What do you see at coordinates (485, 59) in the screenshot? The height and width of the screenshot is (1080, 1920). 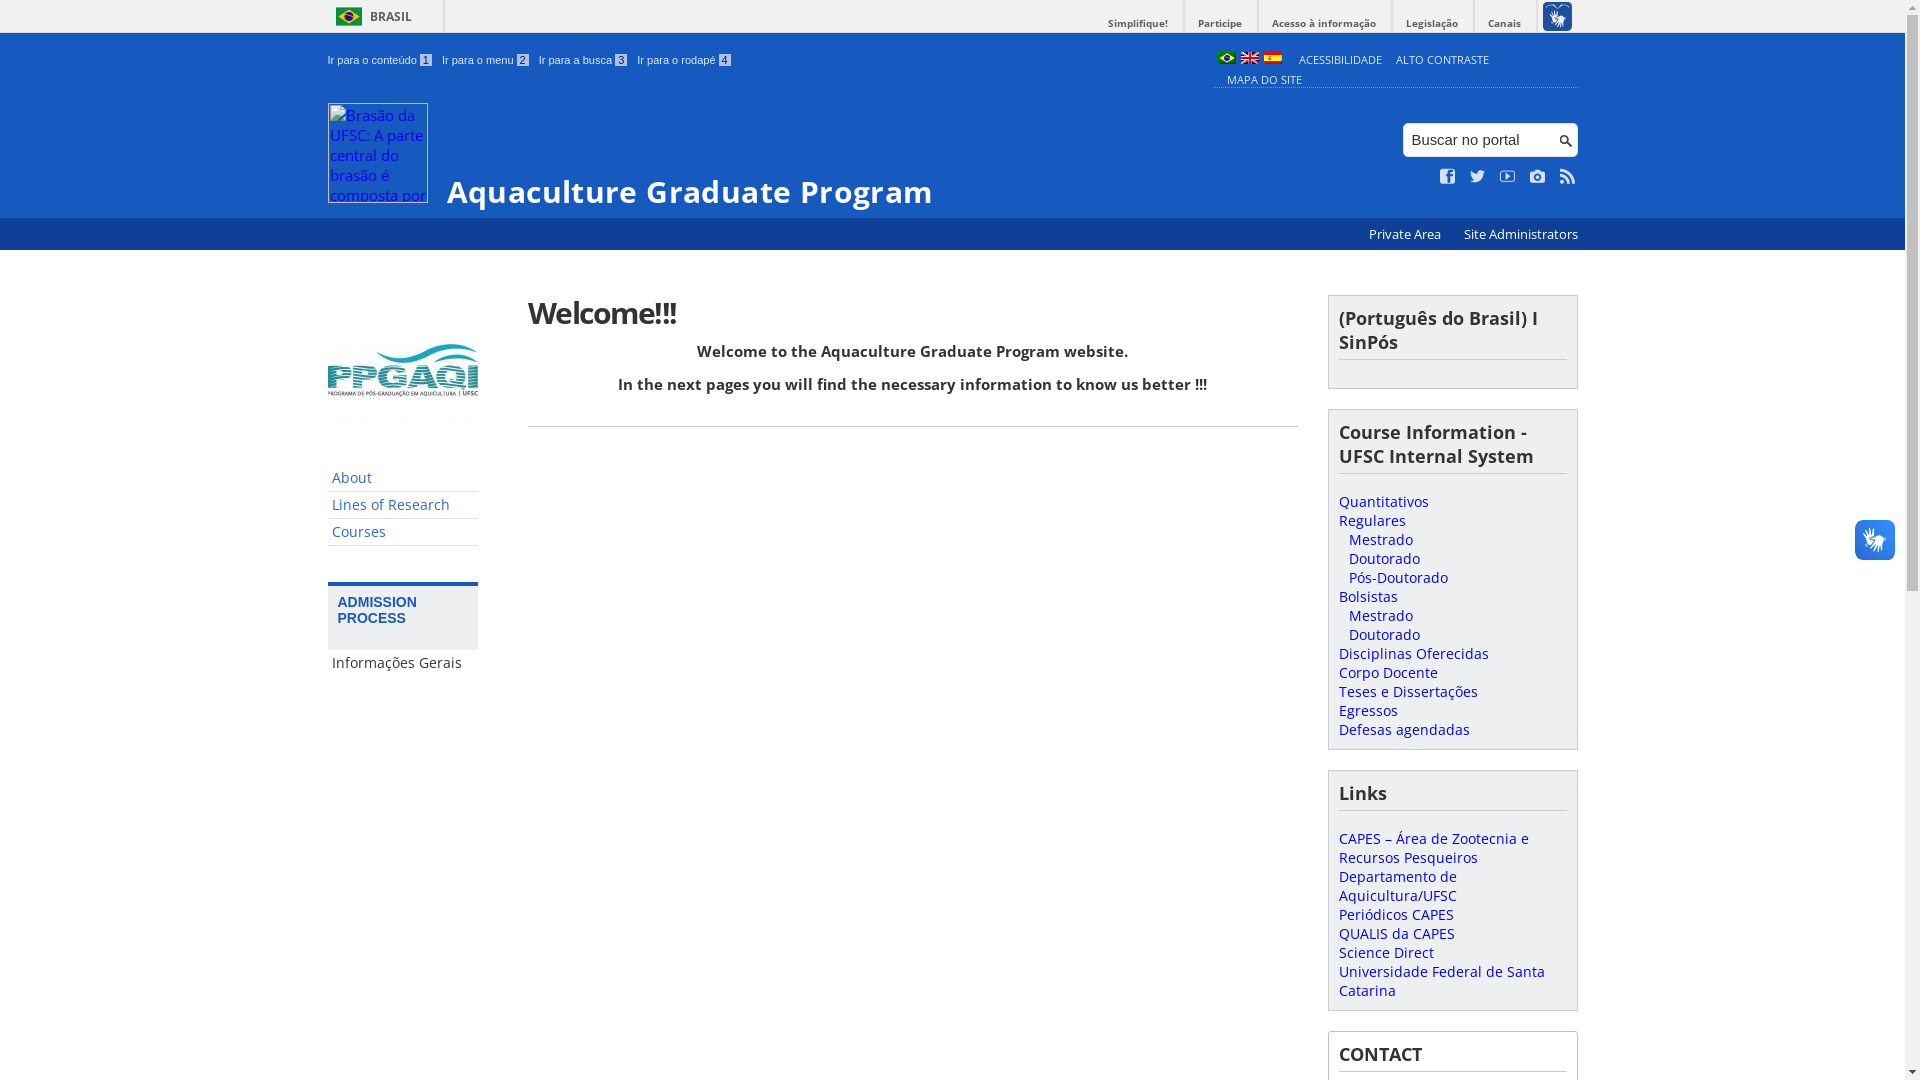 I see `'Ir para o menu 2'` at bounding box center [485, 59].